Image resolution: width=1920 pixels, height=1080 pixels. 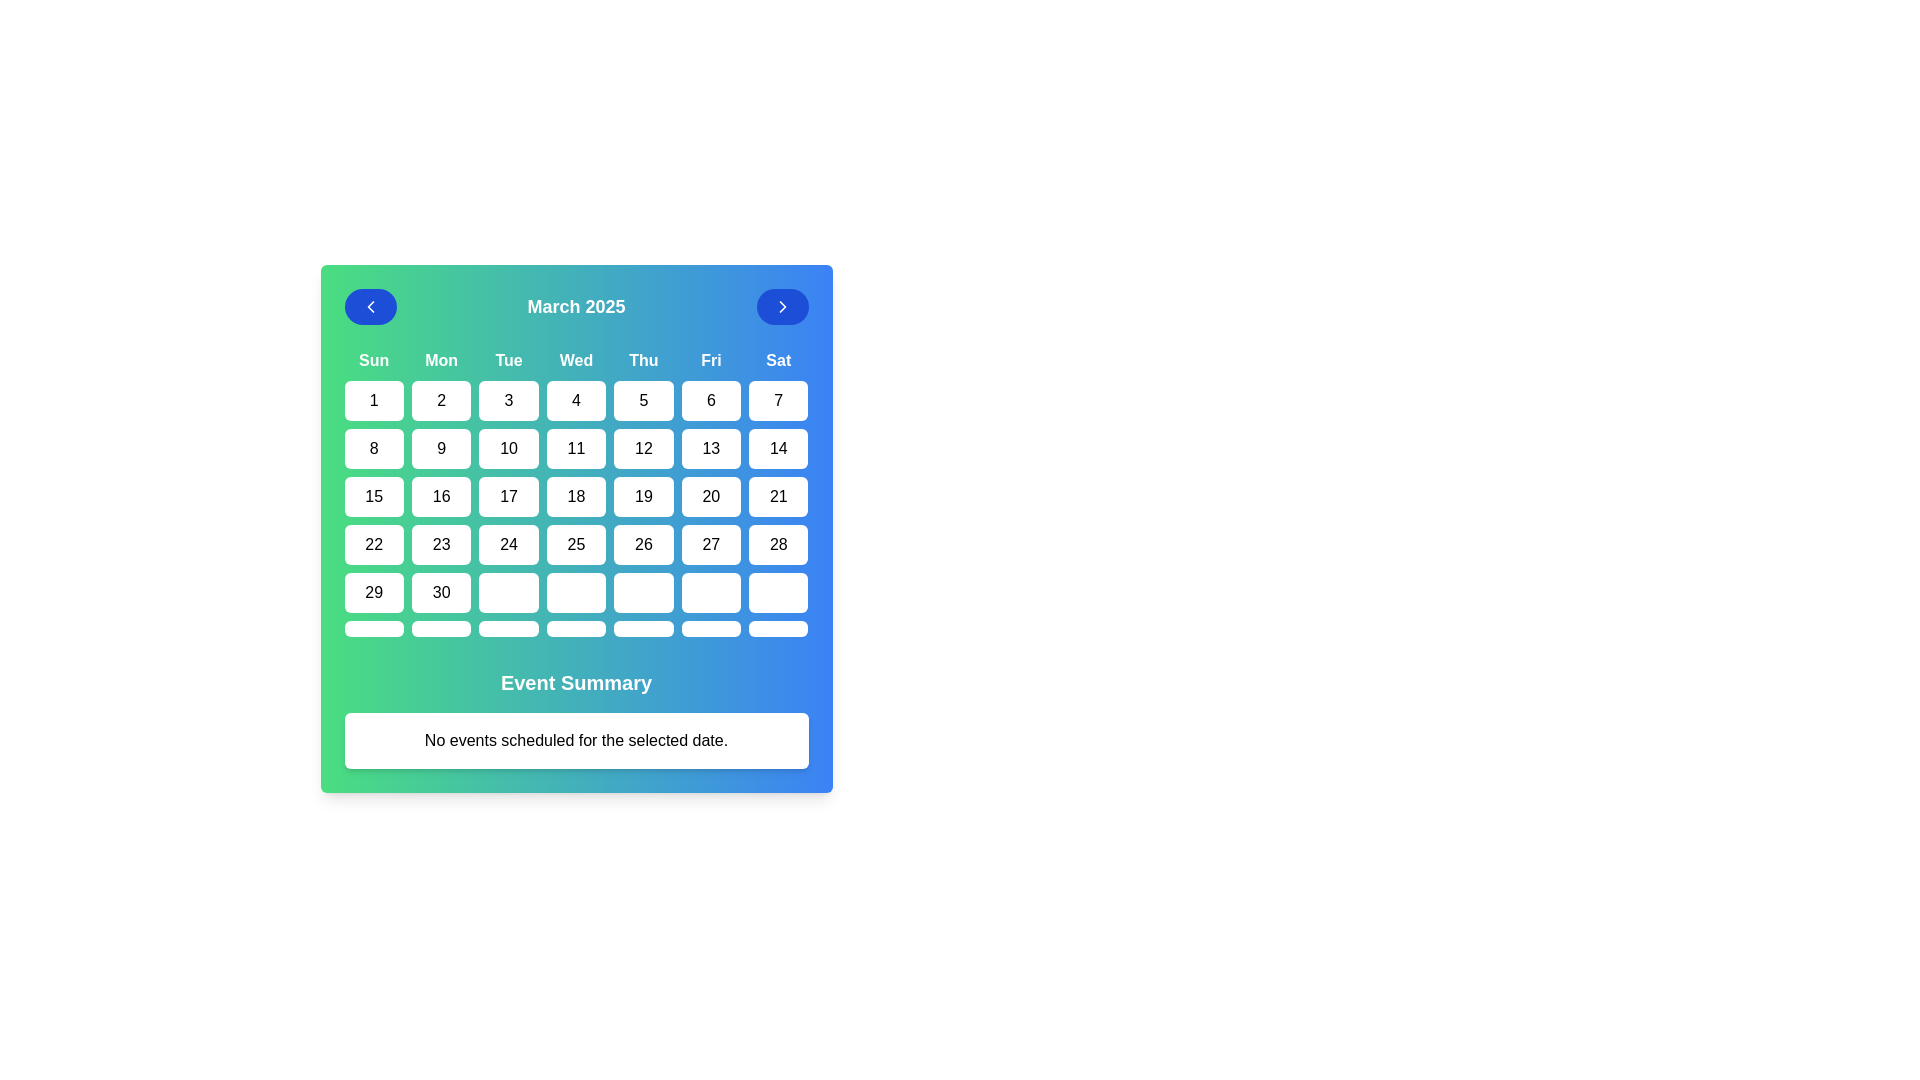 What do you see at coordinates (711, 627) in the screenshot?
I see `the sixth empty cell button in the last row of the calendar view` at bounding box center [711, 627].